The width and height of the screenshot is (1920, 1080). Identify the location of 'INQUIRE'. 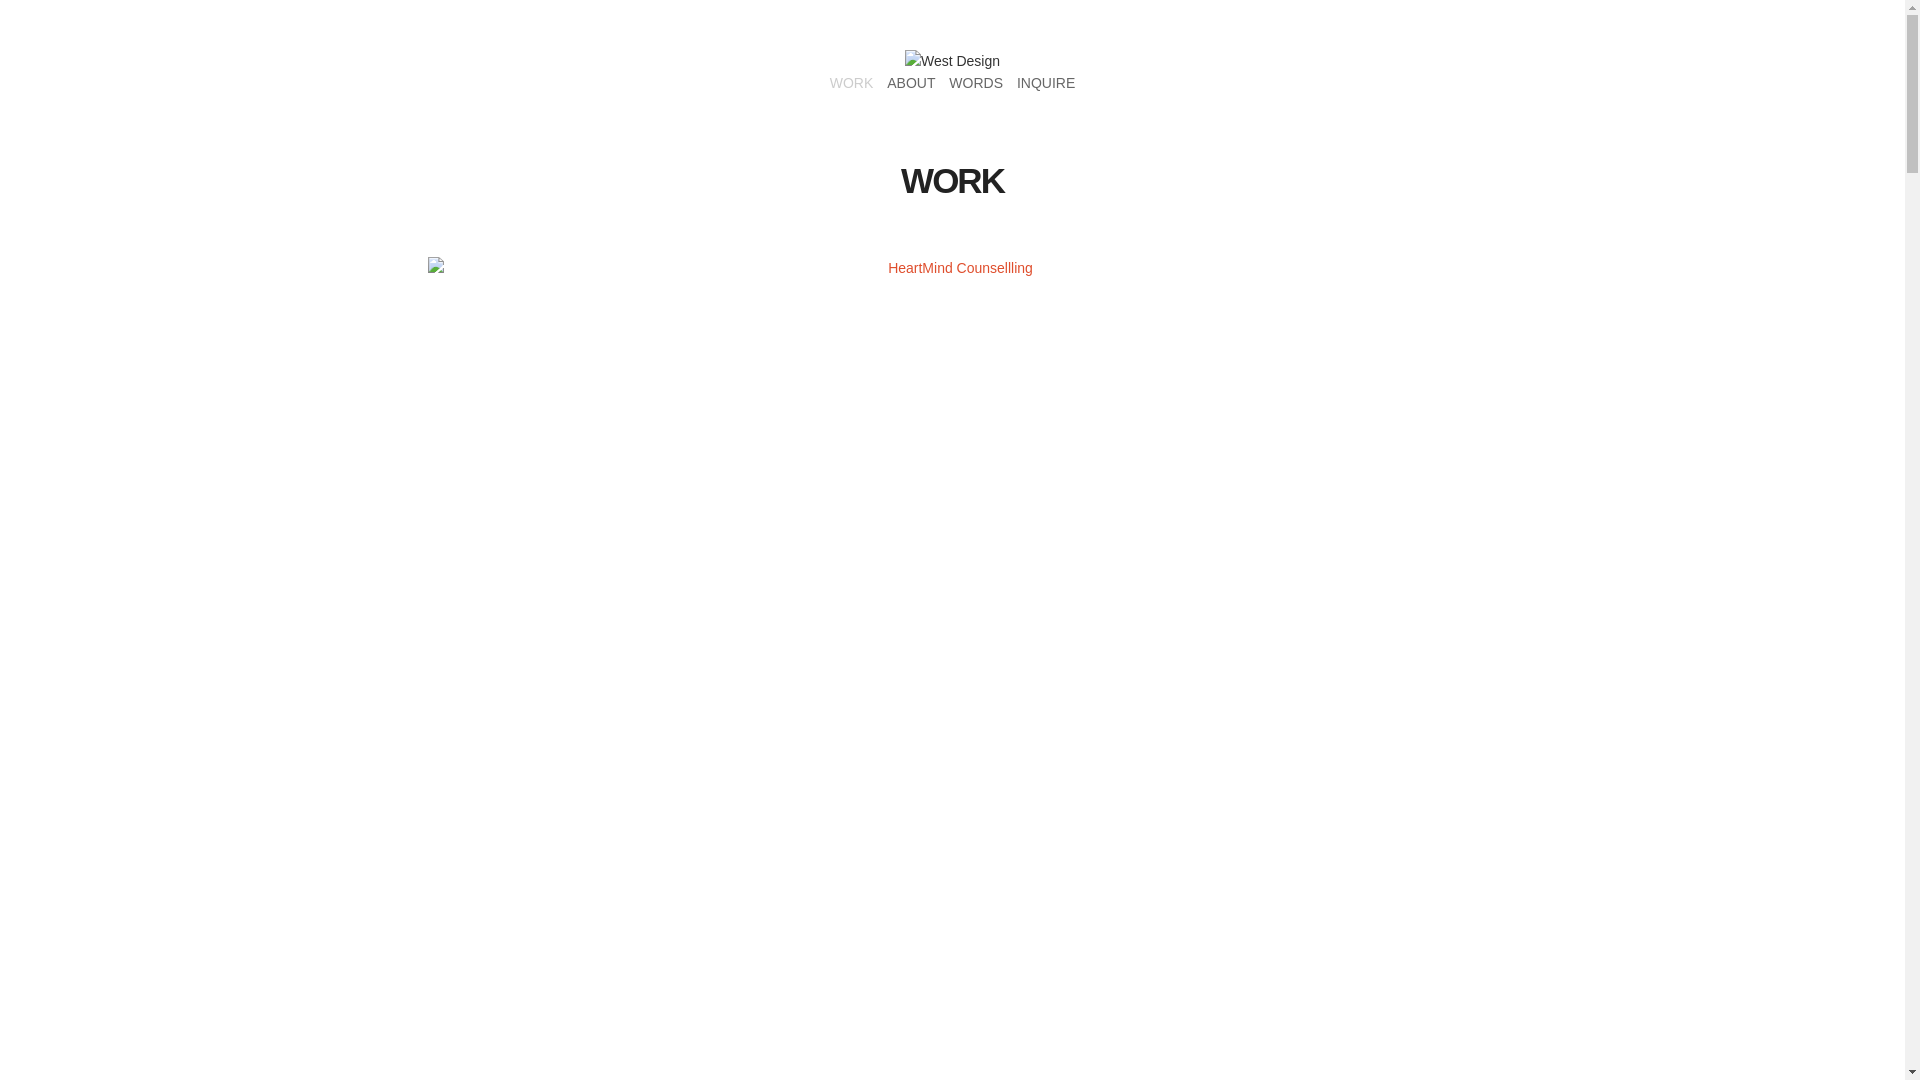
(1045, 82).